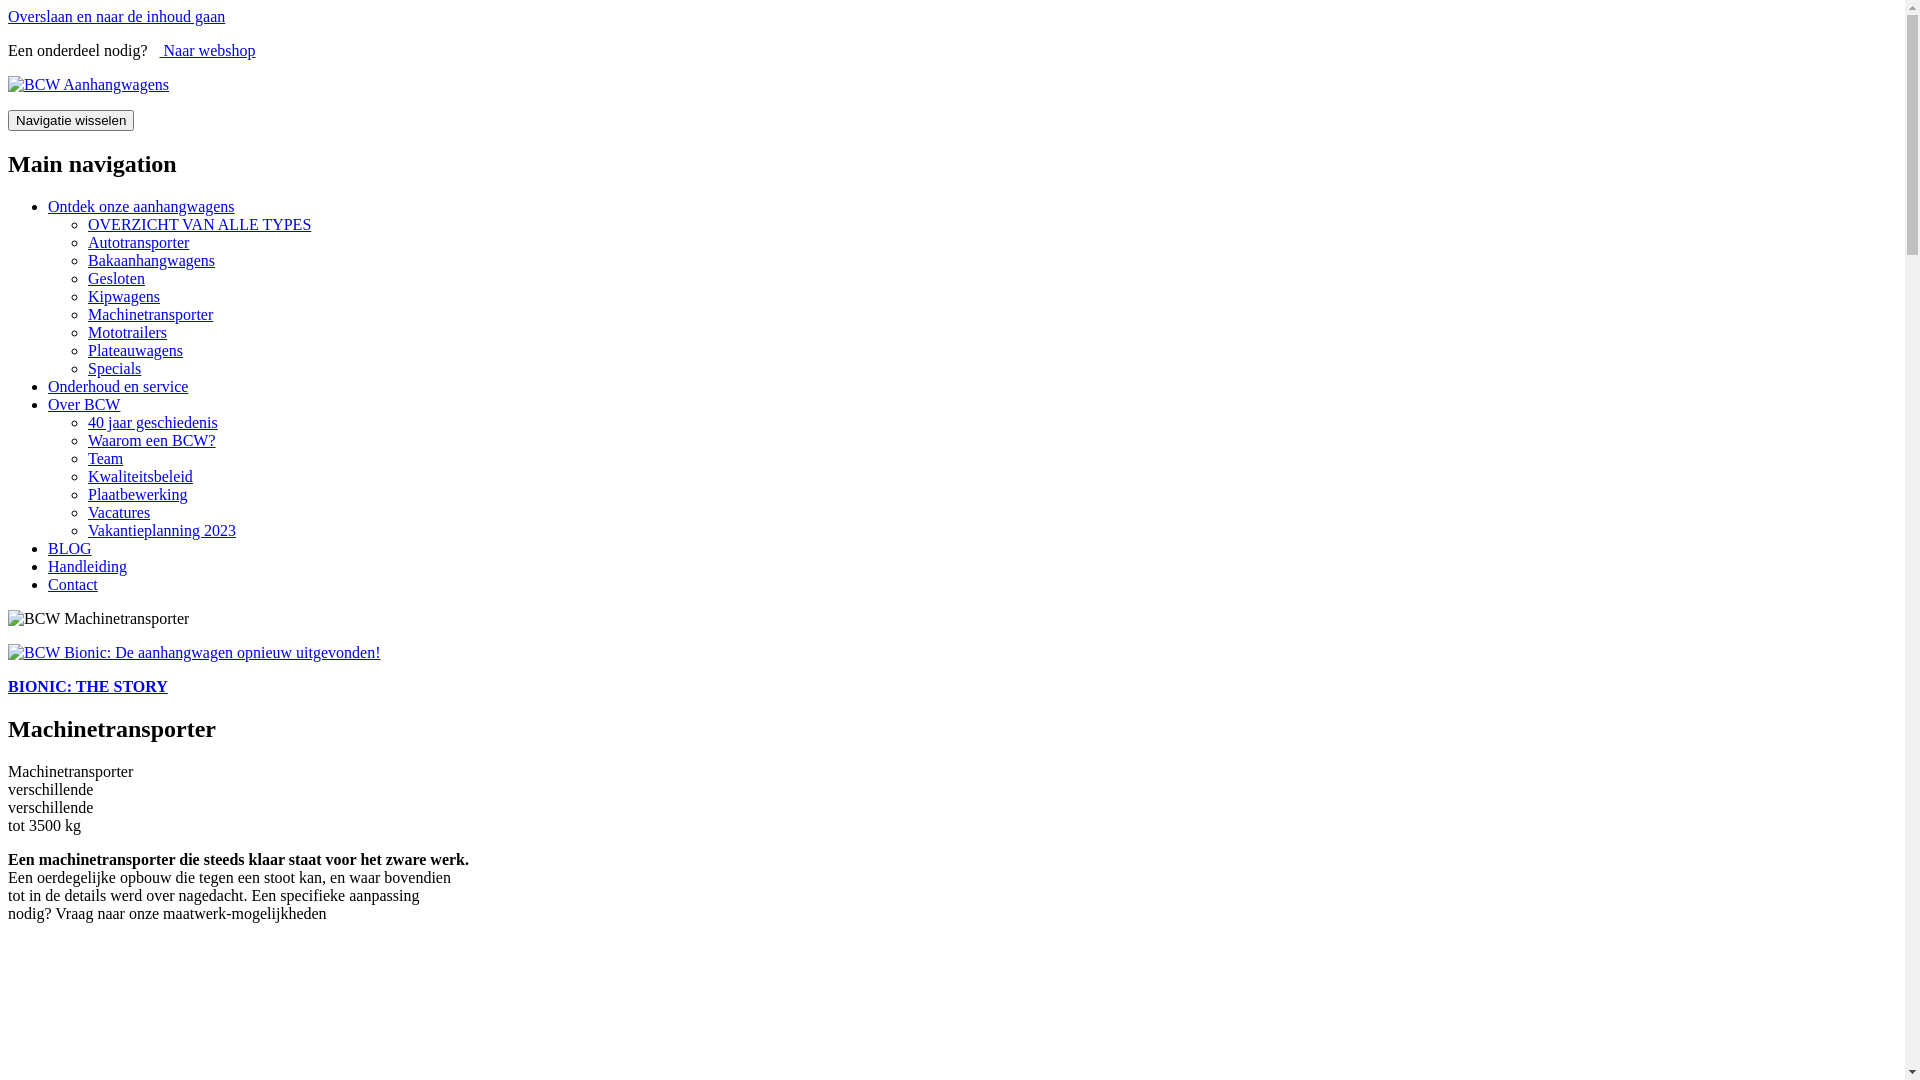 The image size is (1920, 1080). I want to click on 'Plateauwagens', so click(134, 349).